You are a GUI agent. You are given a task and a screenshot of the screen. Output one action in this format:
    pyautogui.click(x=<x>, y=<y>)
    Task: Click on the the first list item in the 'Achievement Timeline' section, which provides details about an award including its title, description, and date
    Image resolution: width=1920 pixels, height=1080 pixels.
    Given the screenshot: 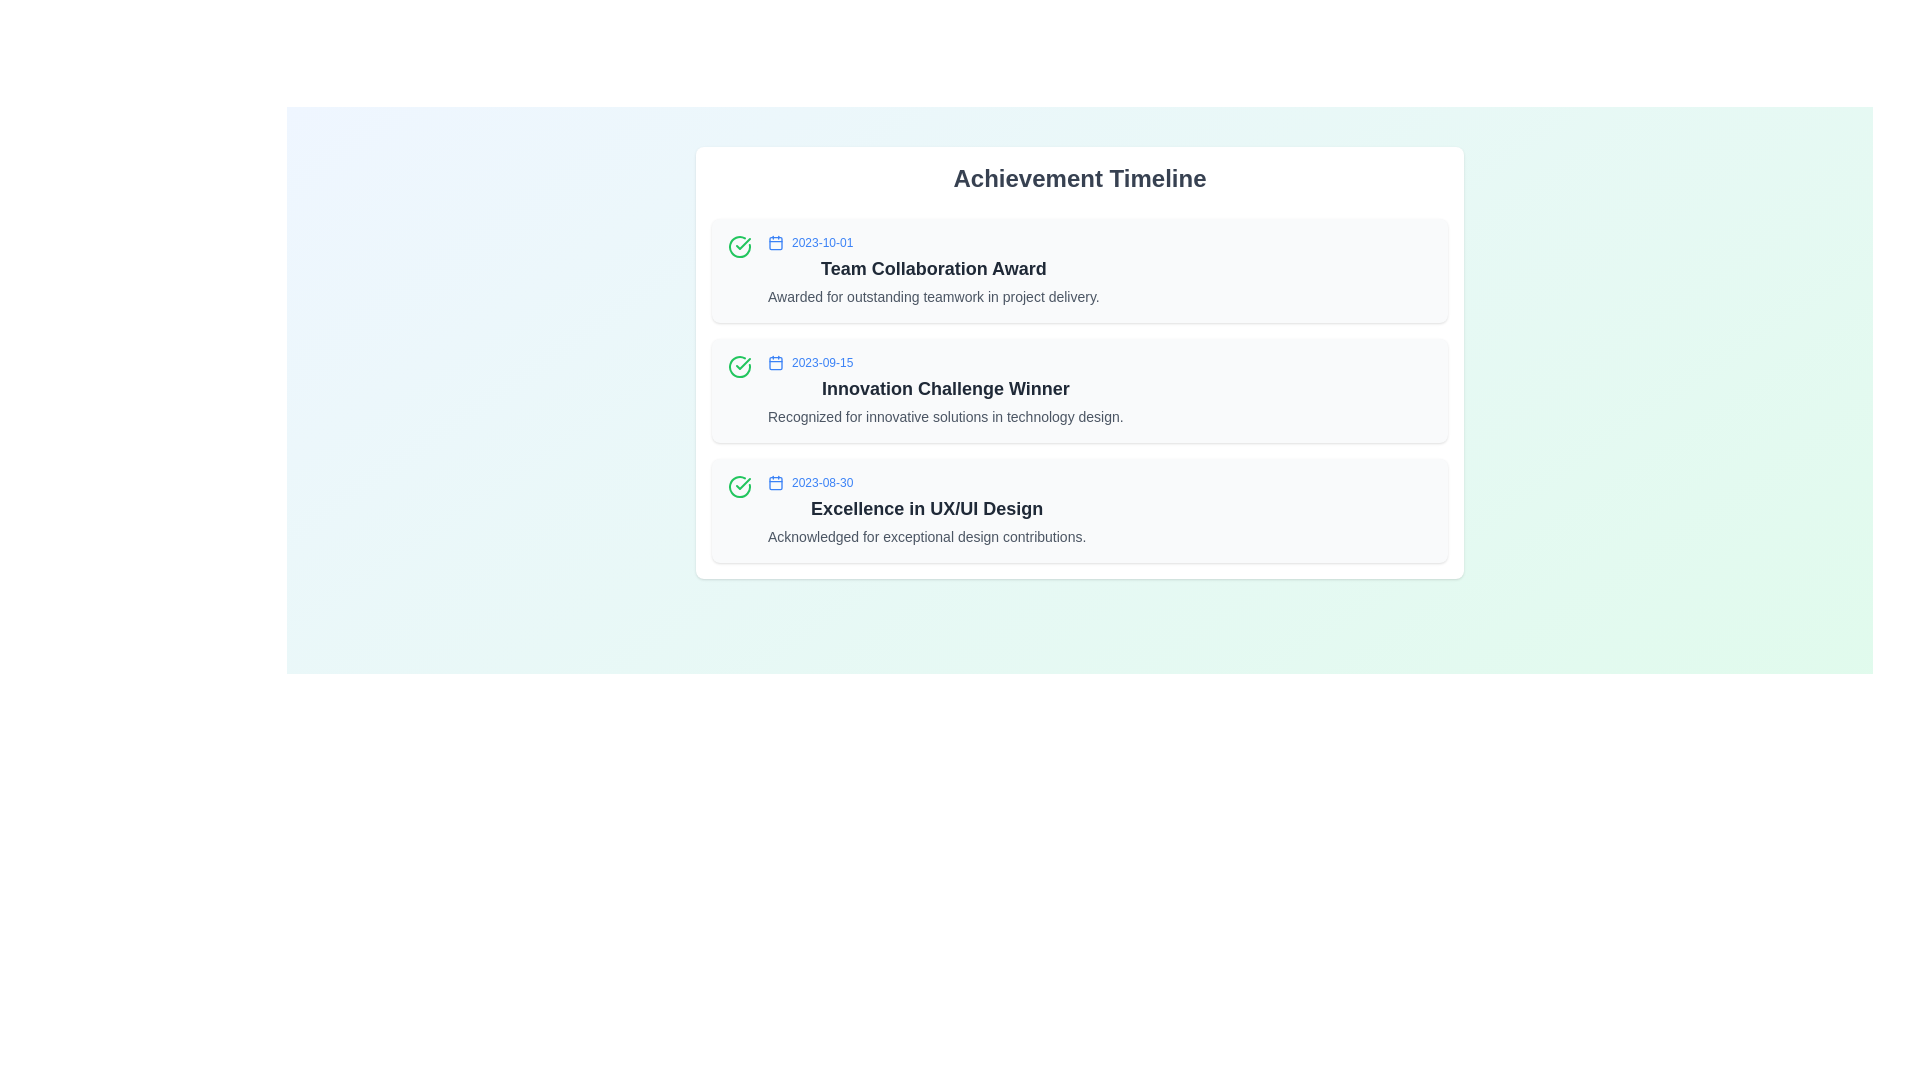 What is the action you would take?
    pyautogui.click(x=932, y=270)
    